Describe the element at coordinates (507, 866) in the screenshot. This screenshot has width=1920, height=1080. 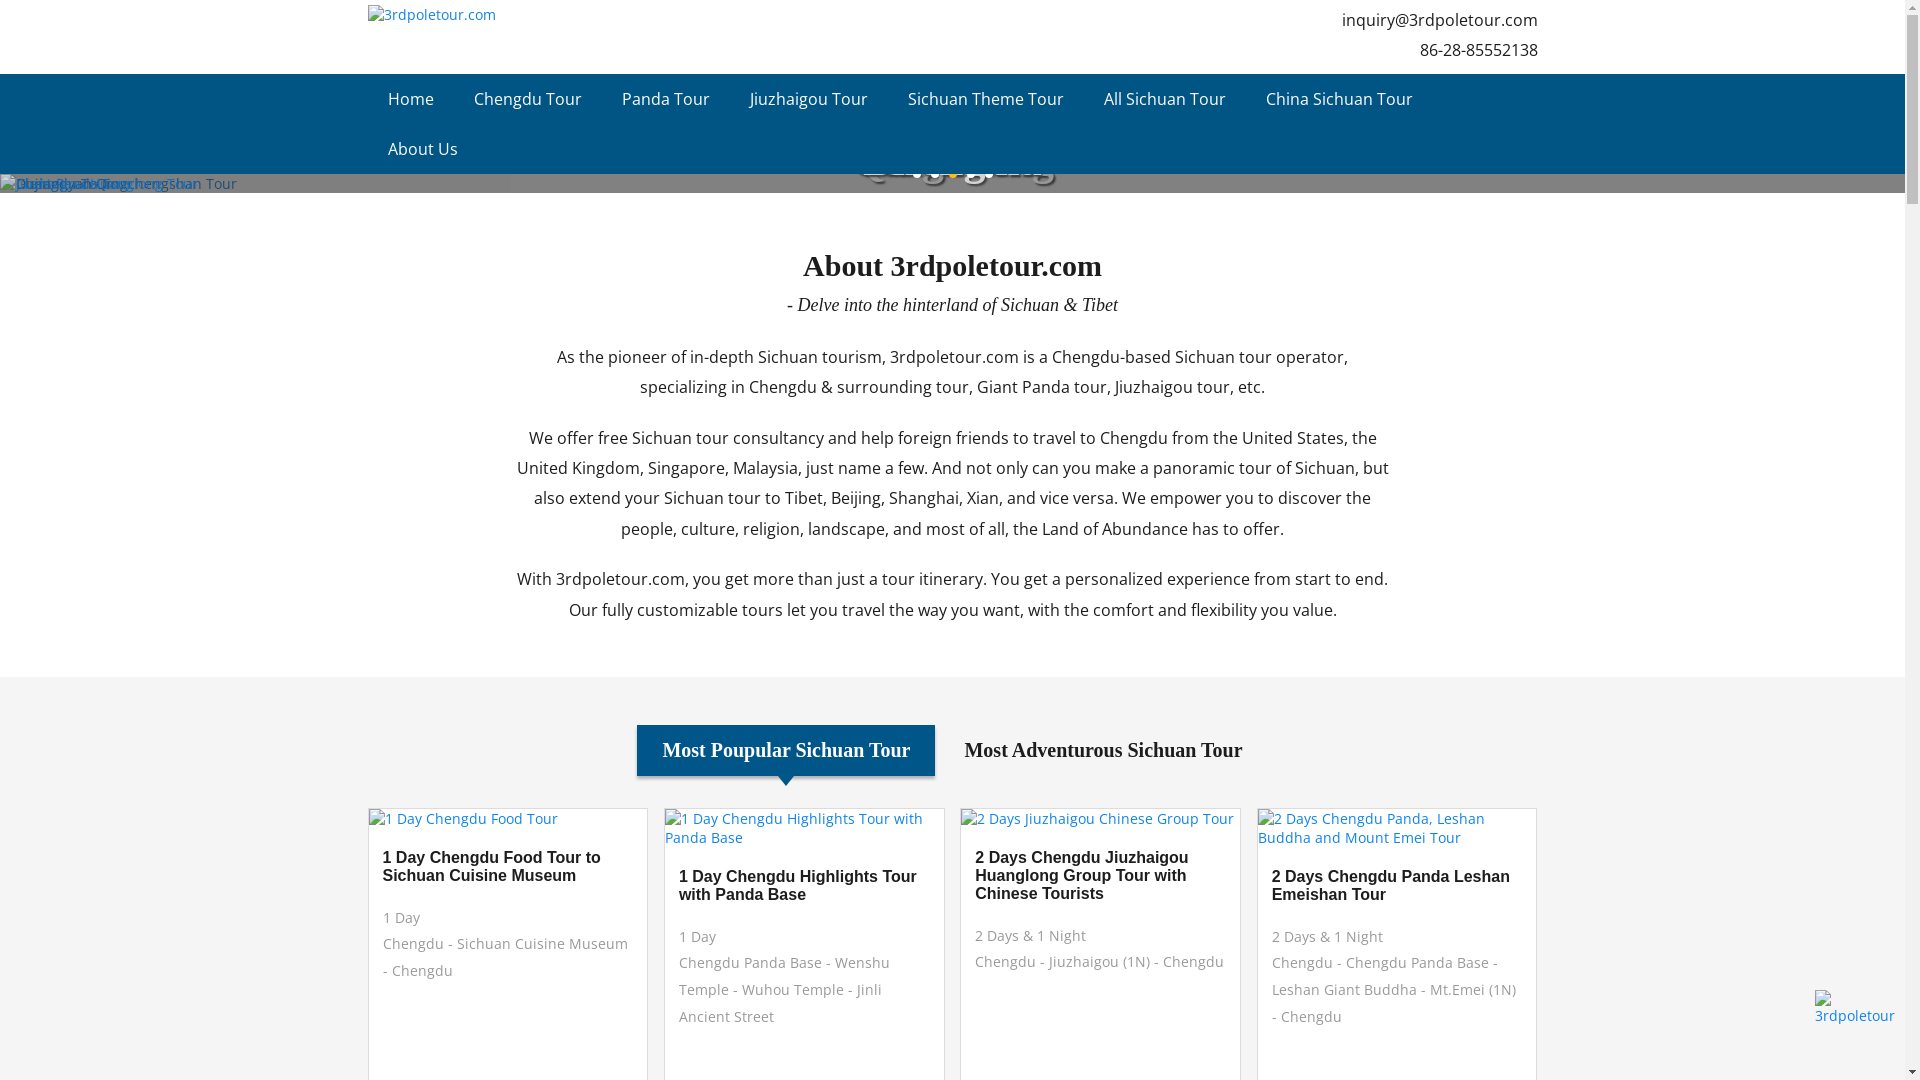
I see `'1 Day Chengdu Food Tour to Sichuan Cuisine Museum'` at that location.